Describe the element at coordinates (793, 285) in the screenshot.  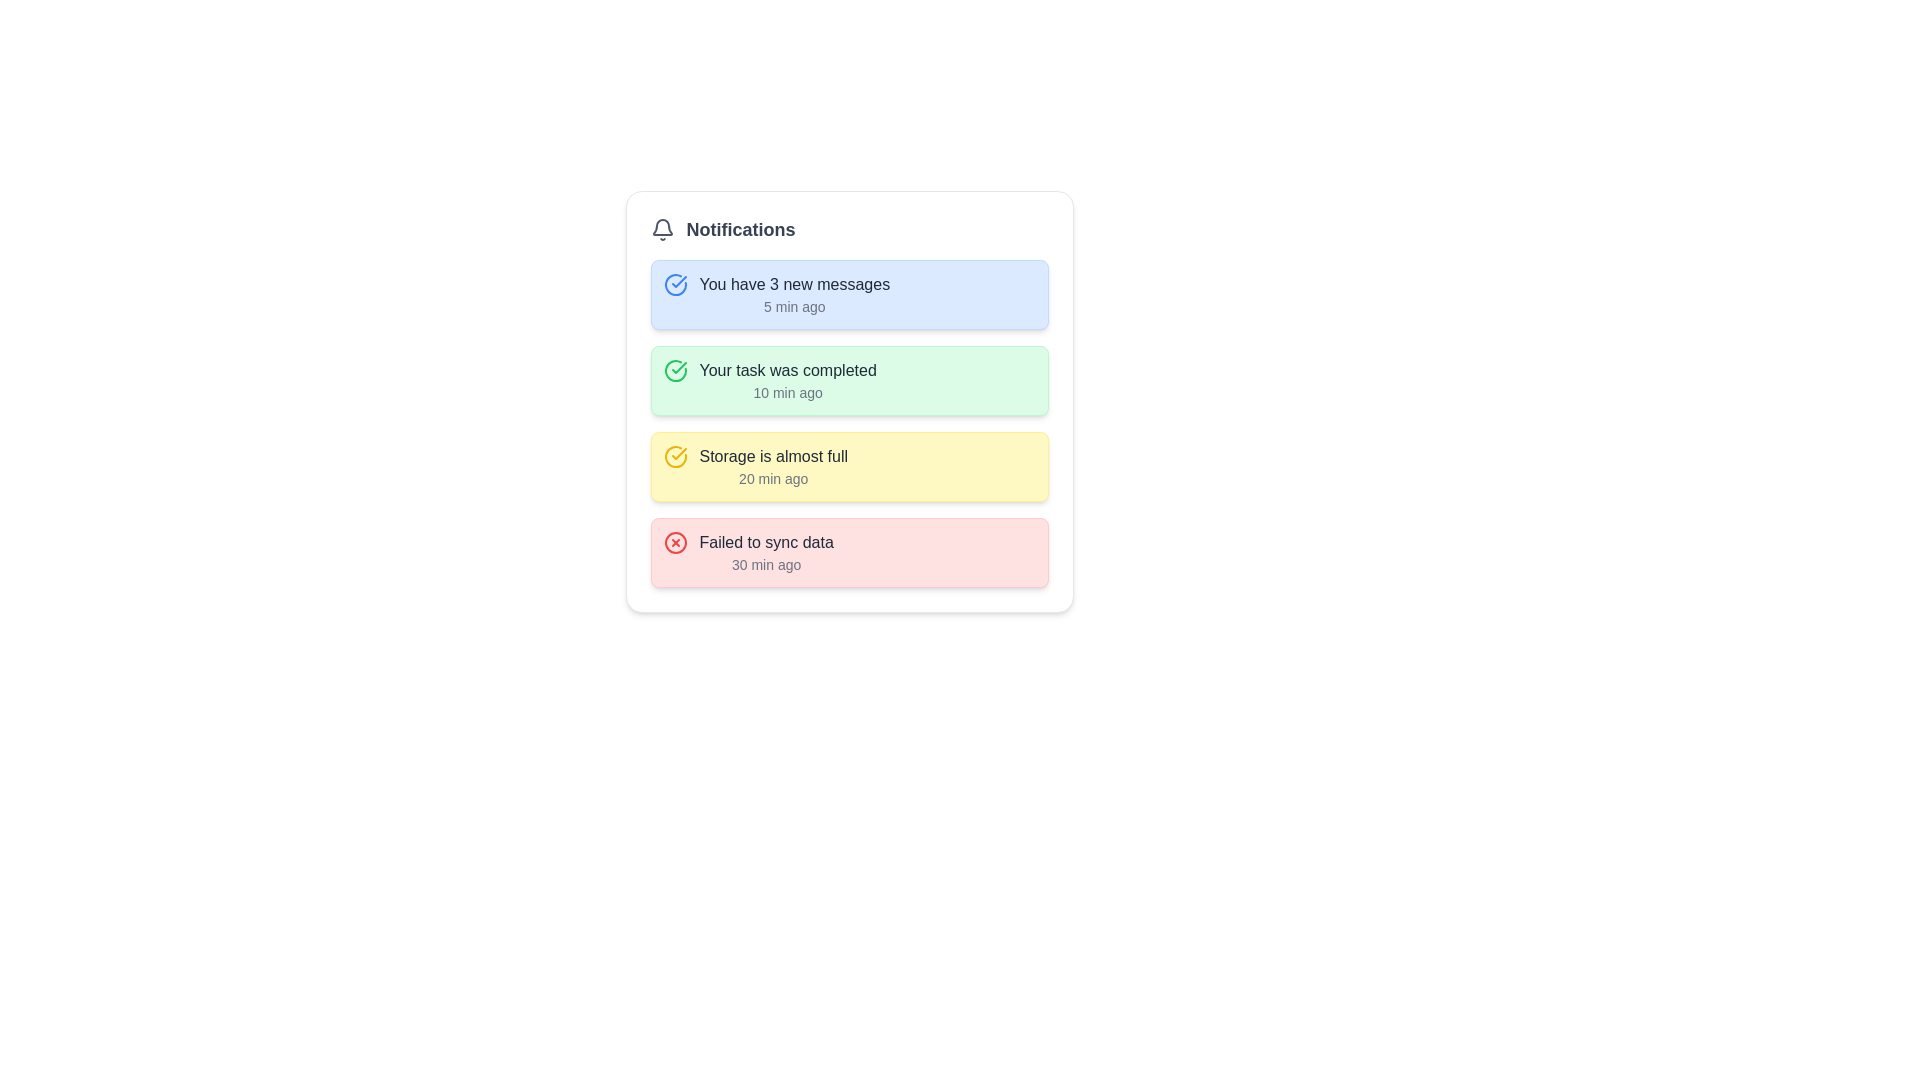
I see `text content of the top text label within the first notification card under the 'Notifications' header` at that location.